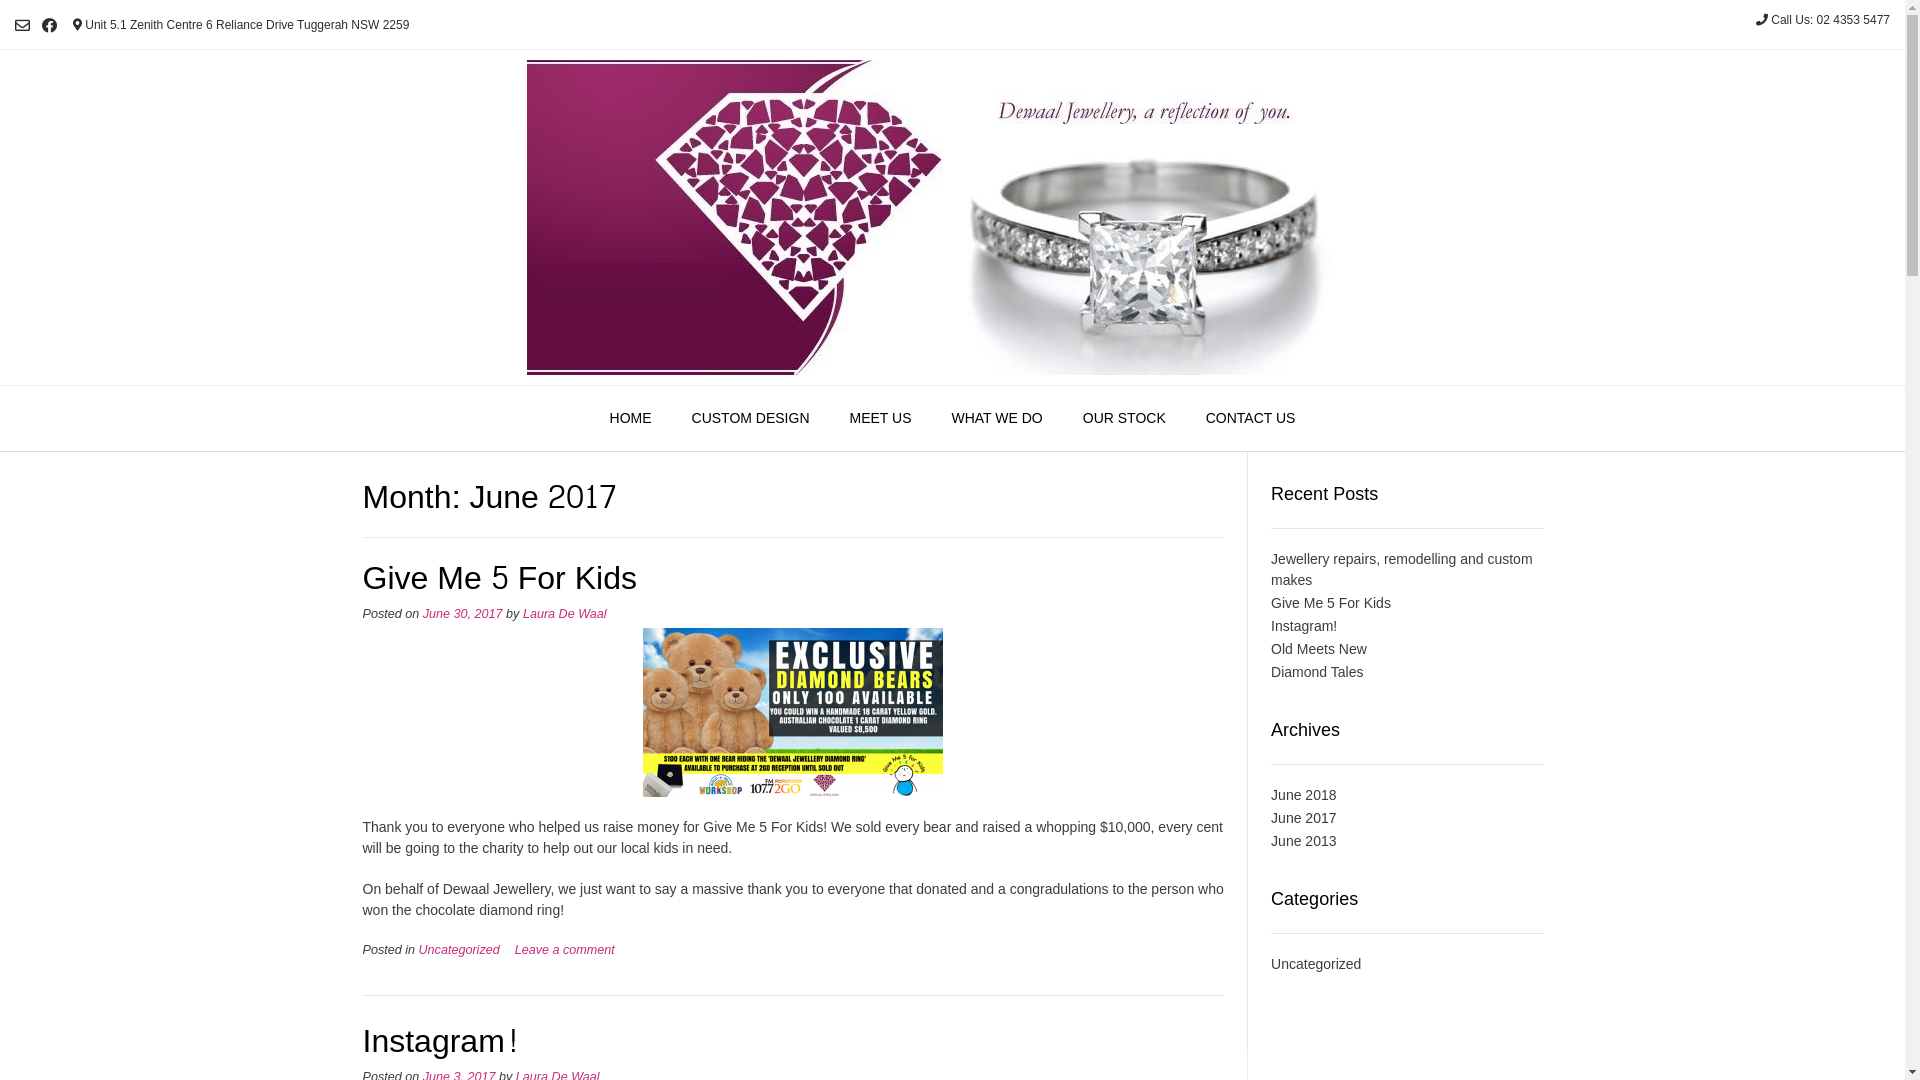  What do you see at coordinates (997, 418) in the screenshot?
I see `'WHAT WE DO'` at bounding box center [997, 418].